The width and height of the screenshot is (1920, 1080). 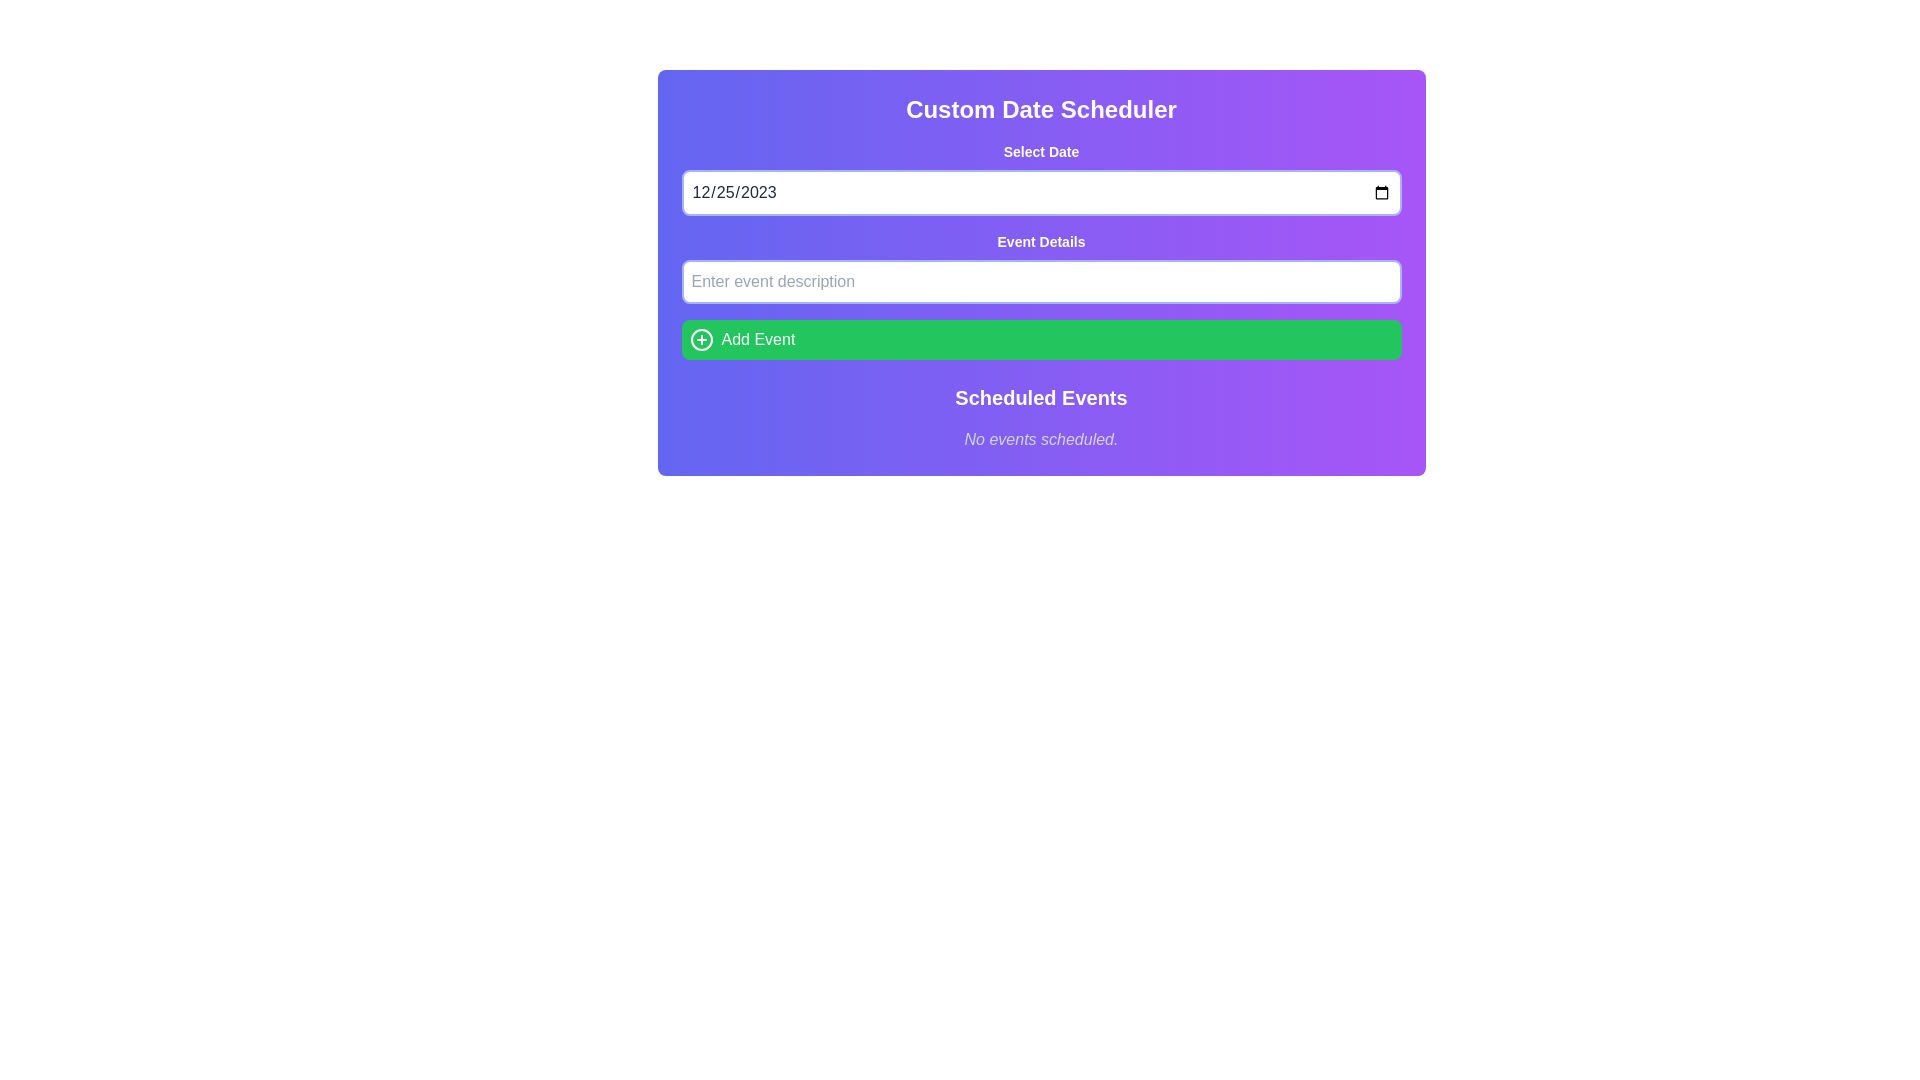 What do you see at coordinates (1040, 192) in the screenshot?
I see `the input field for date selection located below the 'Select Date' label to modify its value` at bounding box center [1040, 192].